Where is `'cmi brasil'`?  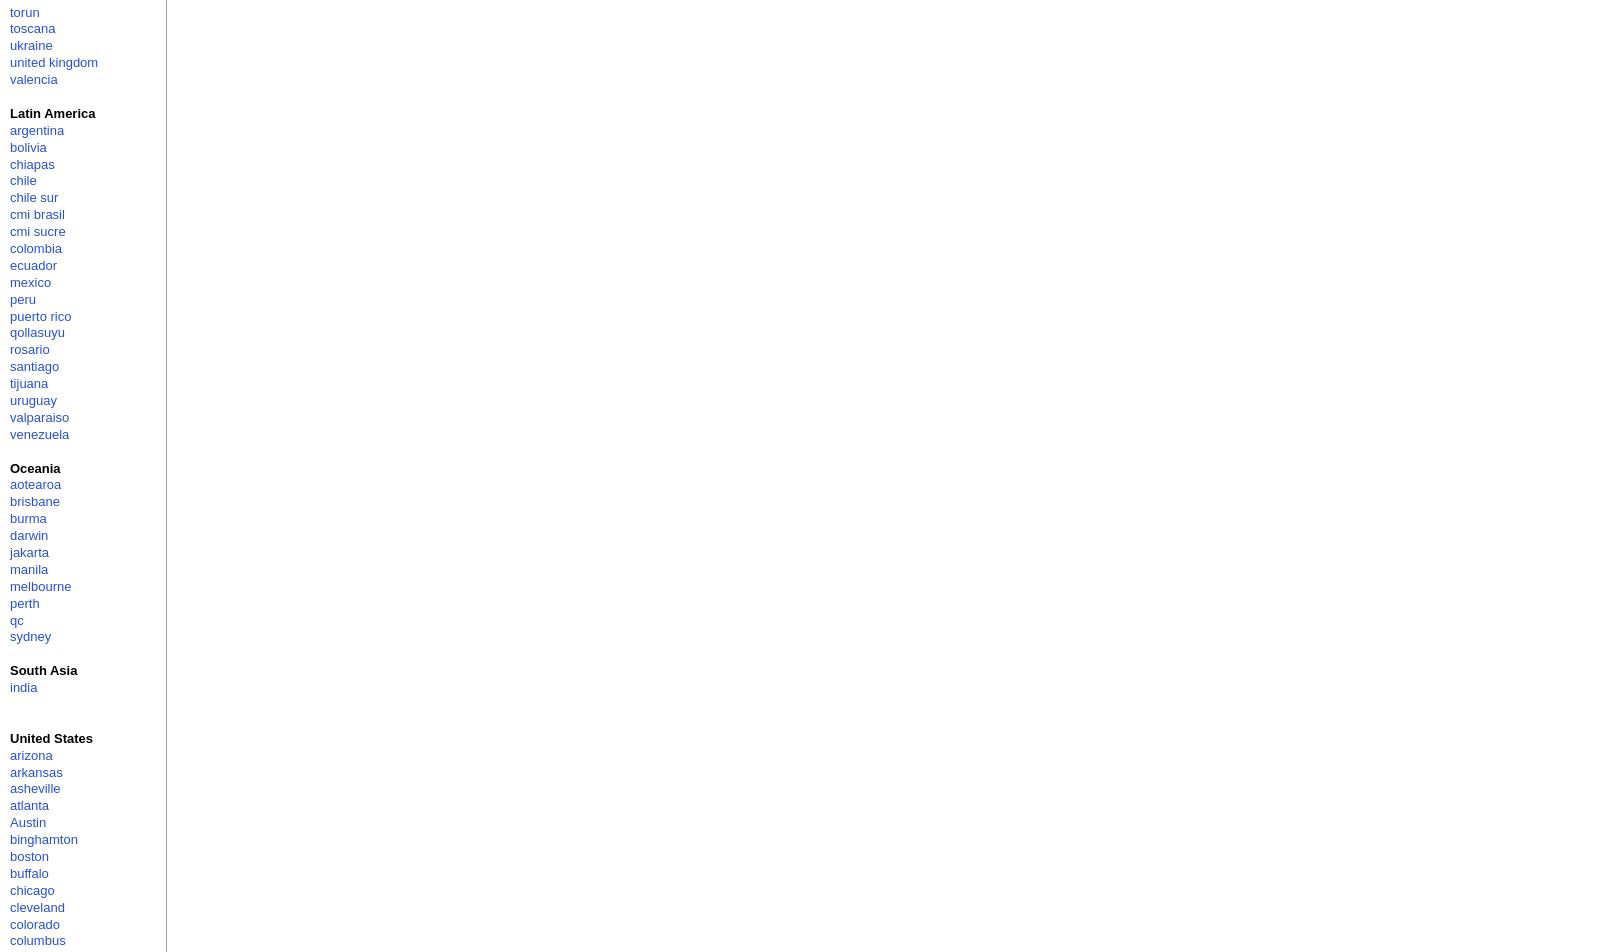
'cmi brasil' is located at coordinates (9, 214).